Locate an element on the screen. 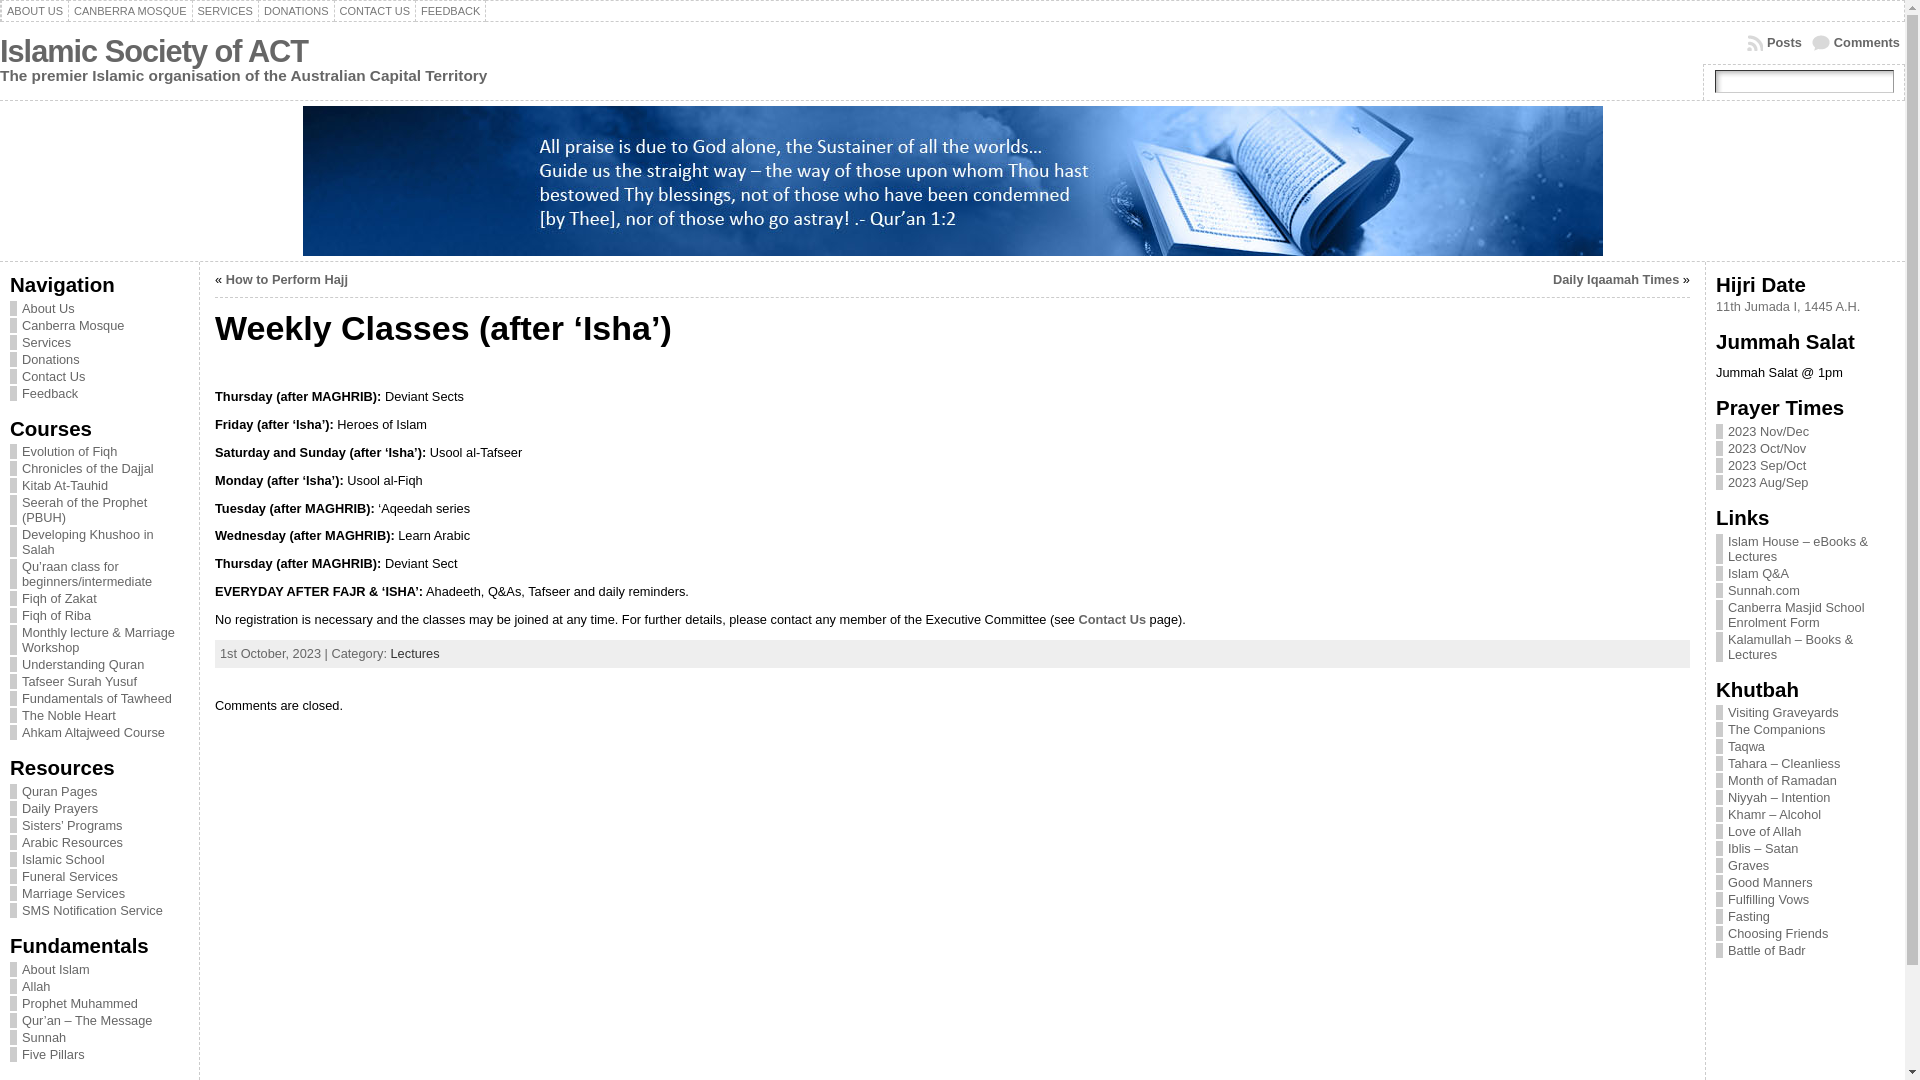 The width and height of the screenshot is (1920, 1080). 'Monthly lecture & Marriage Workshop' is located at coordinates (9, 640).